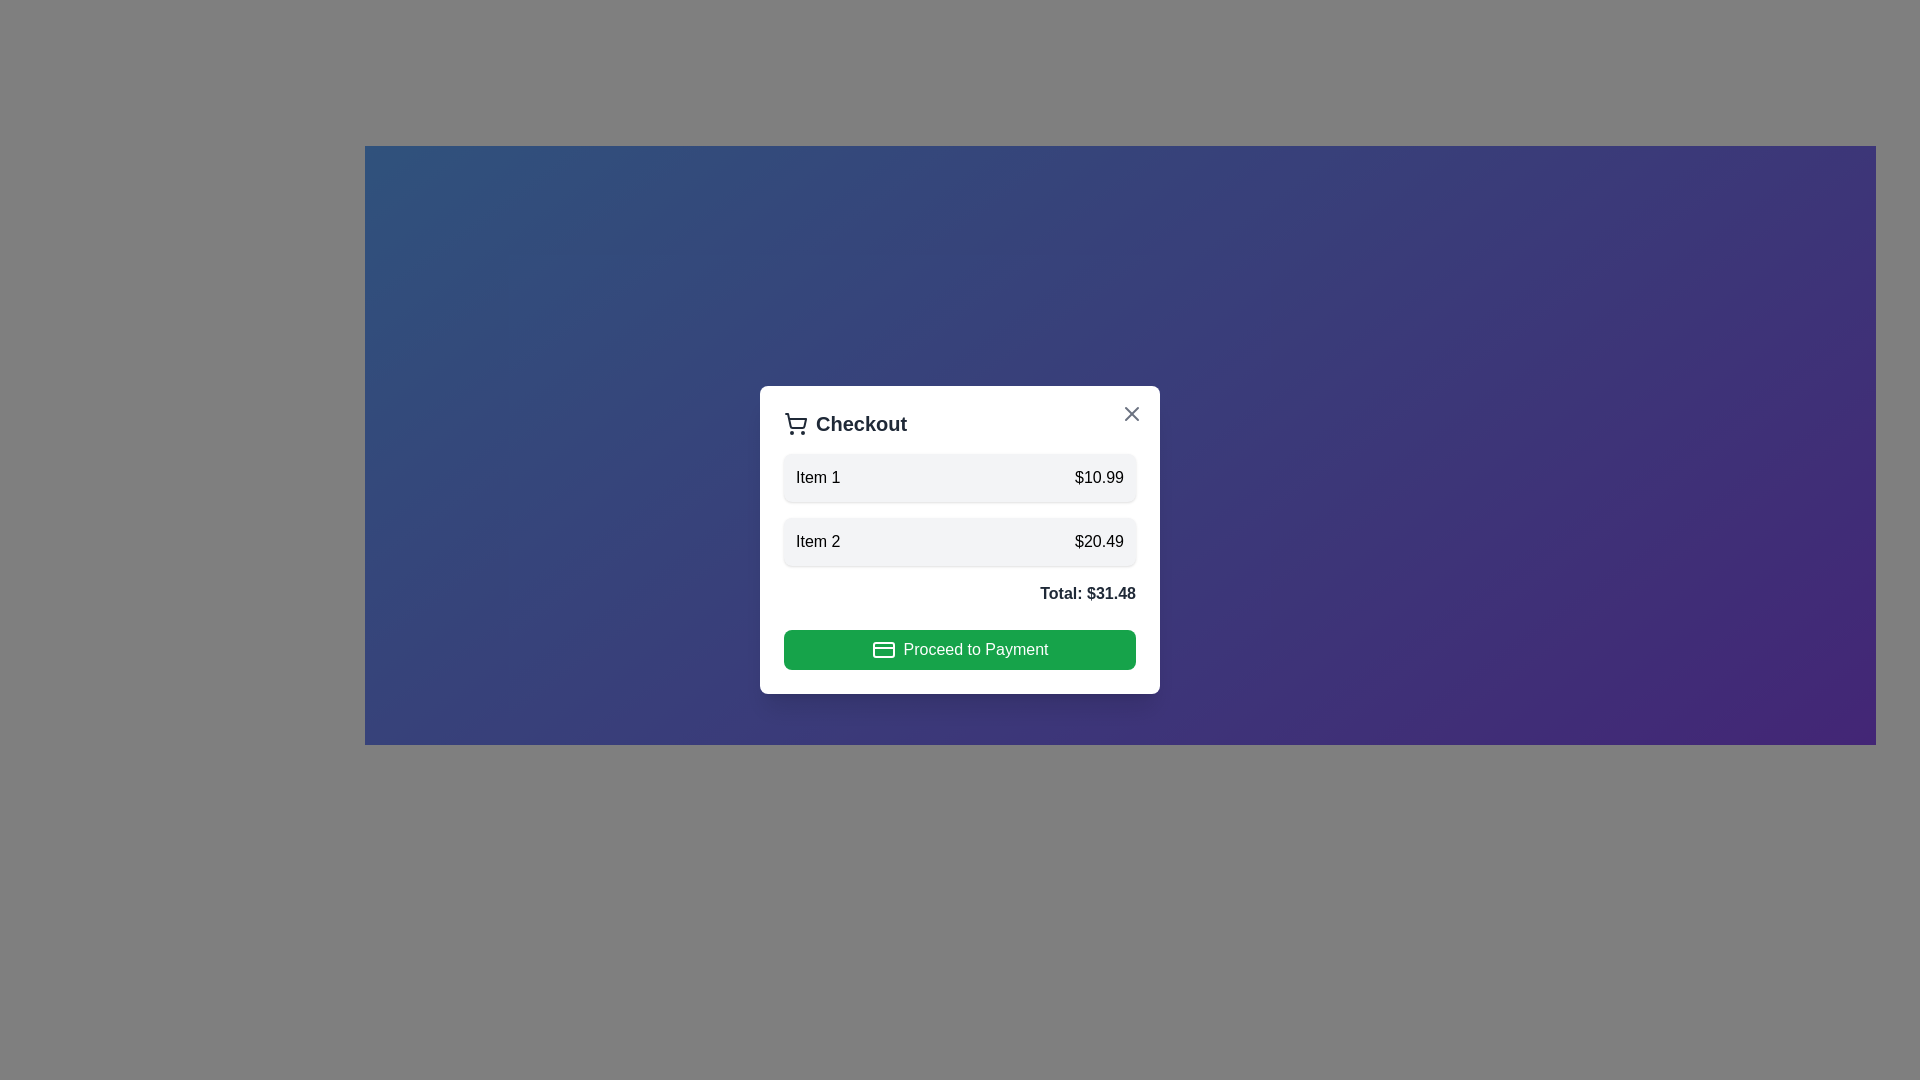 The image size is (1920, 1080). What do you see at coordinates (960, 540) in the screenshot?
I see `the second informational card in the checkout modal that displays the item name and price` at bounding box center [960, 540].